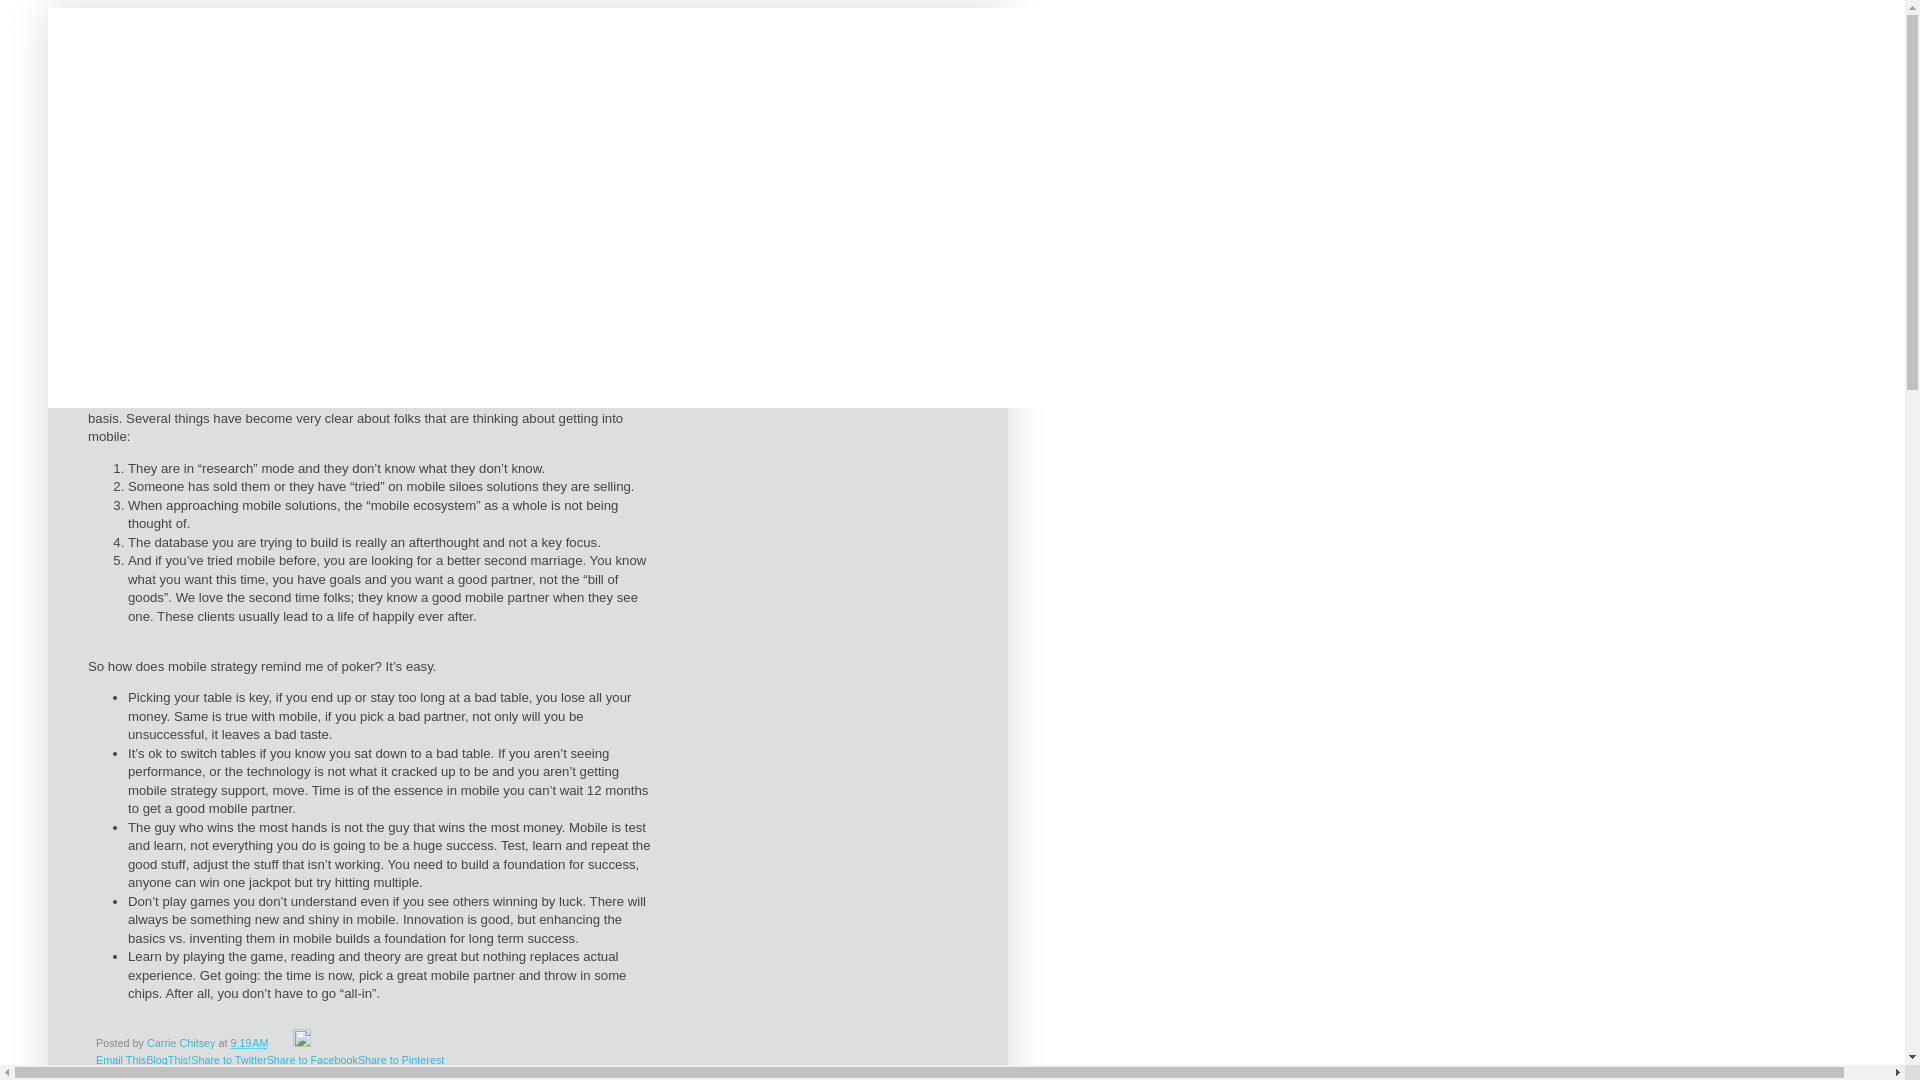 This screenshot has width=1920, height=1080. What do you see at coordinates (228, 1059) in the screenshot?
I see `'Share to Twitter'` at bounding box center [228, 1059].